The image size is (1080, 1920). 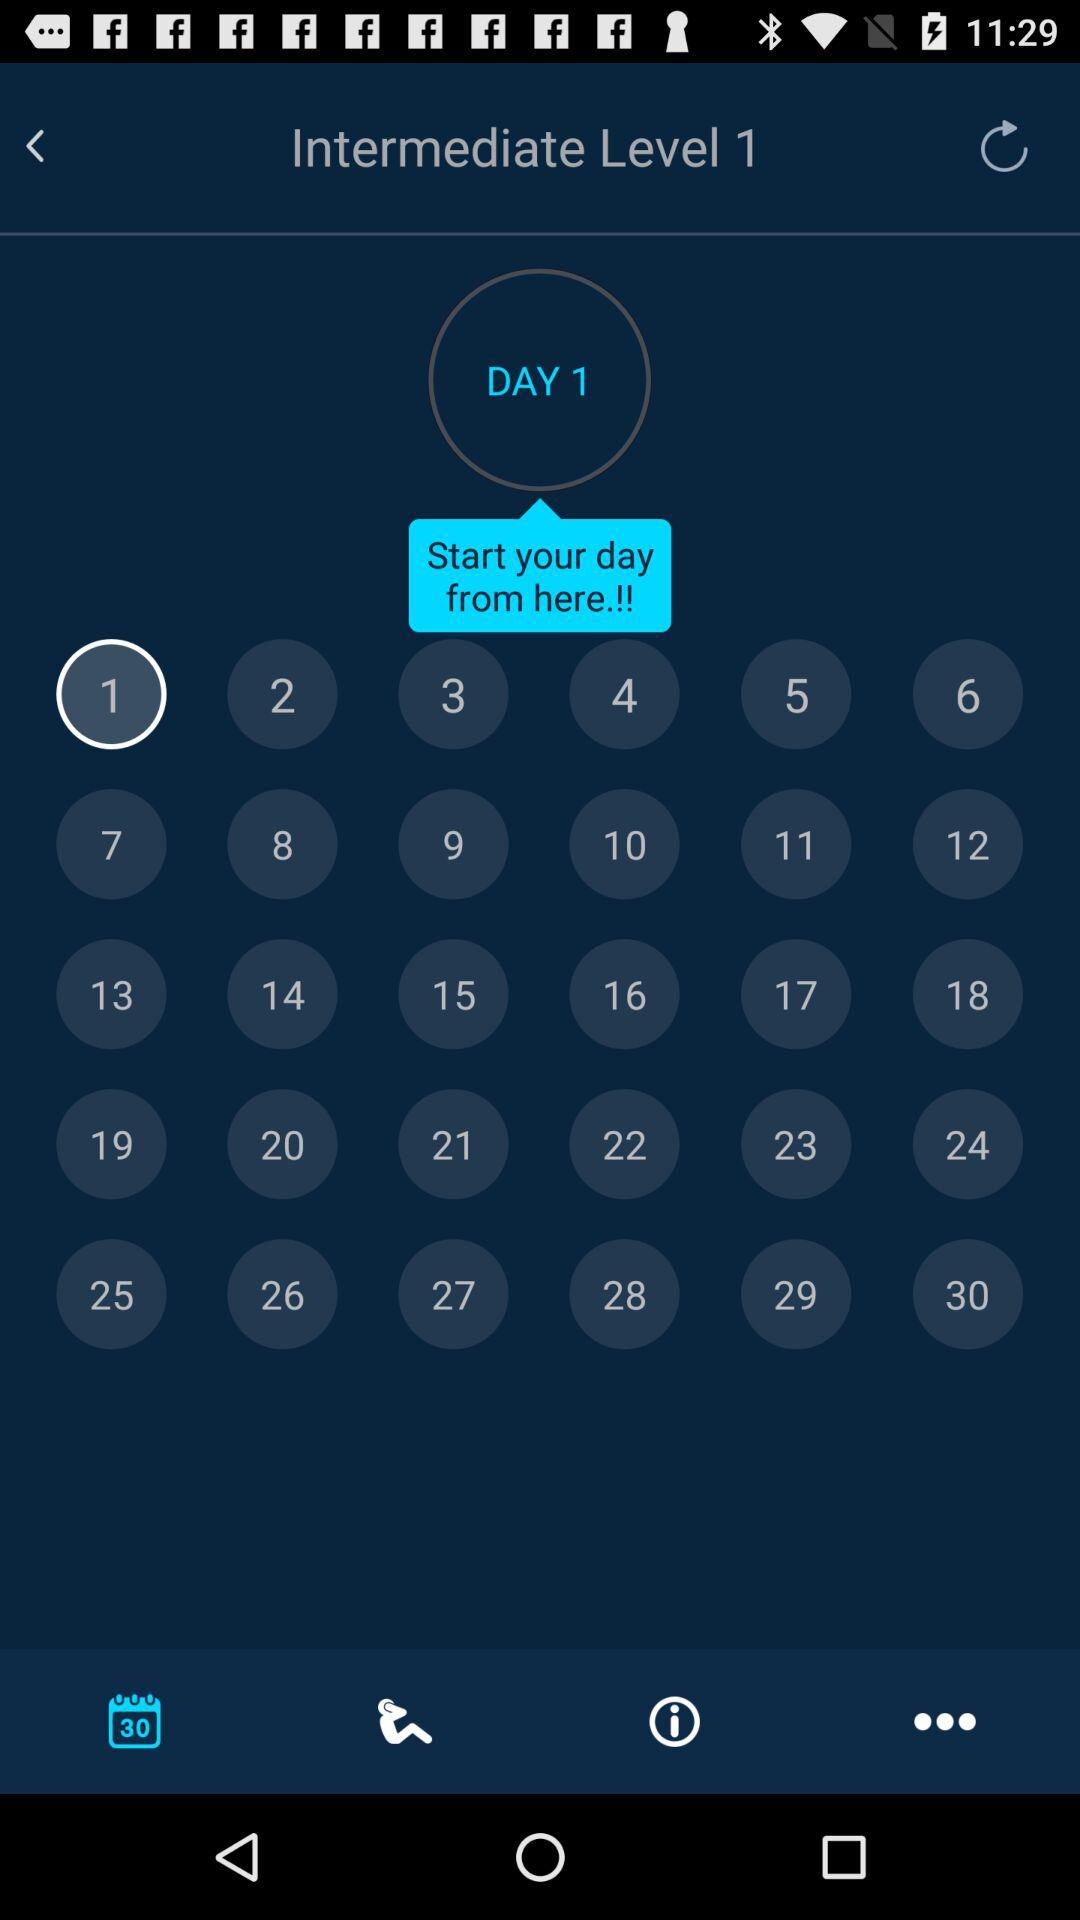 I want to click on open 14th level, so click(x=282, y=994).